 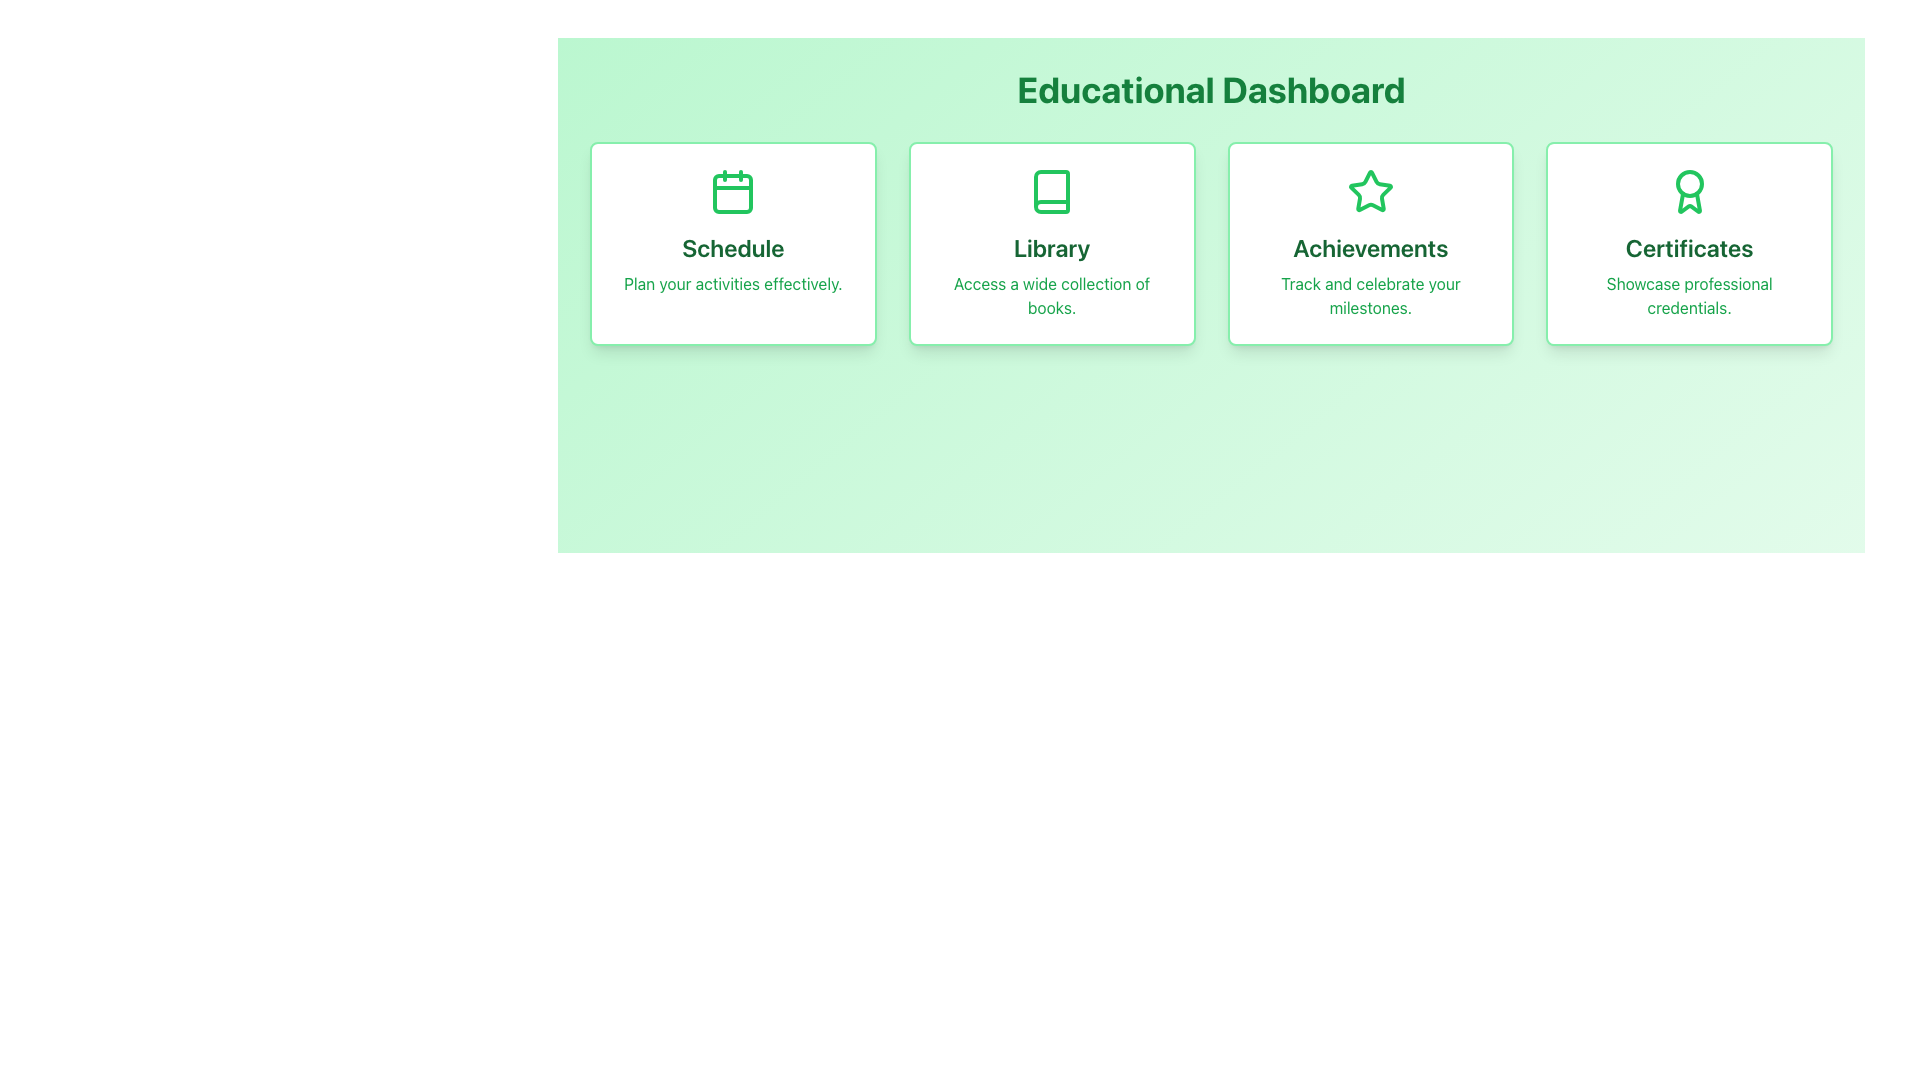 I want to click on the 'Certificates' information card located in the top-right corner of the grid, so click(x=1688, y=242).